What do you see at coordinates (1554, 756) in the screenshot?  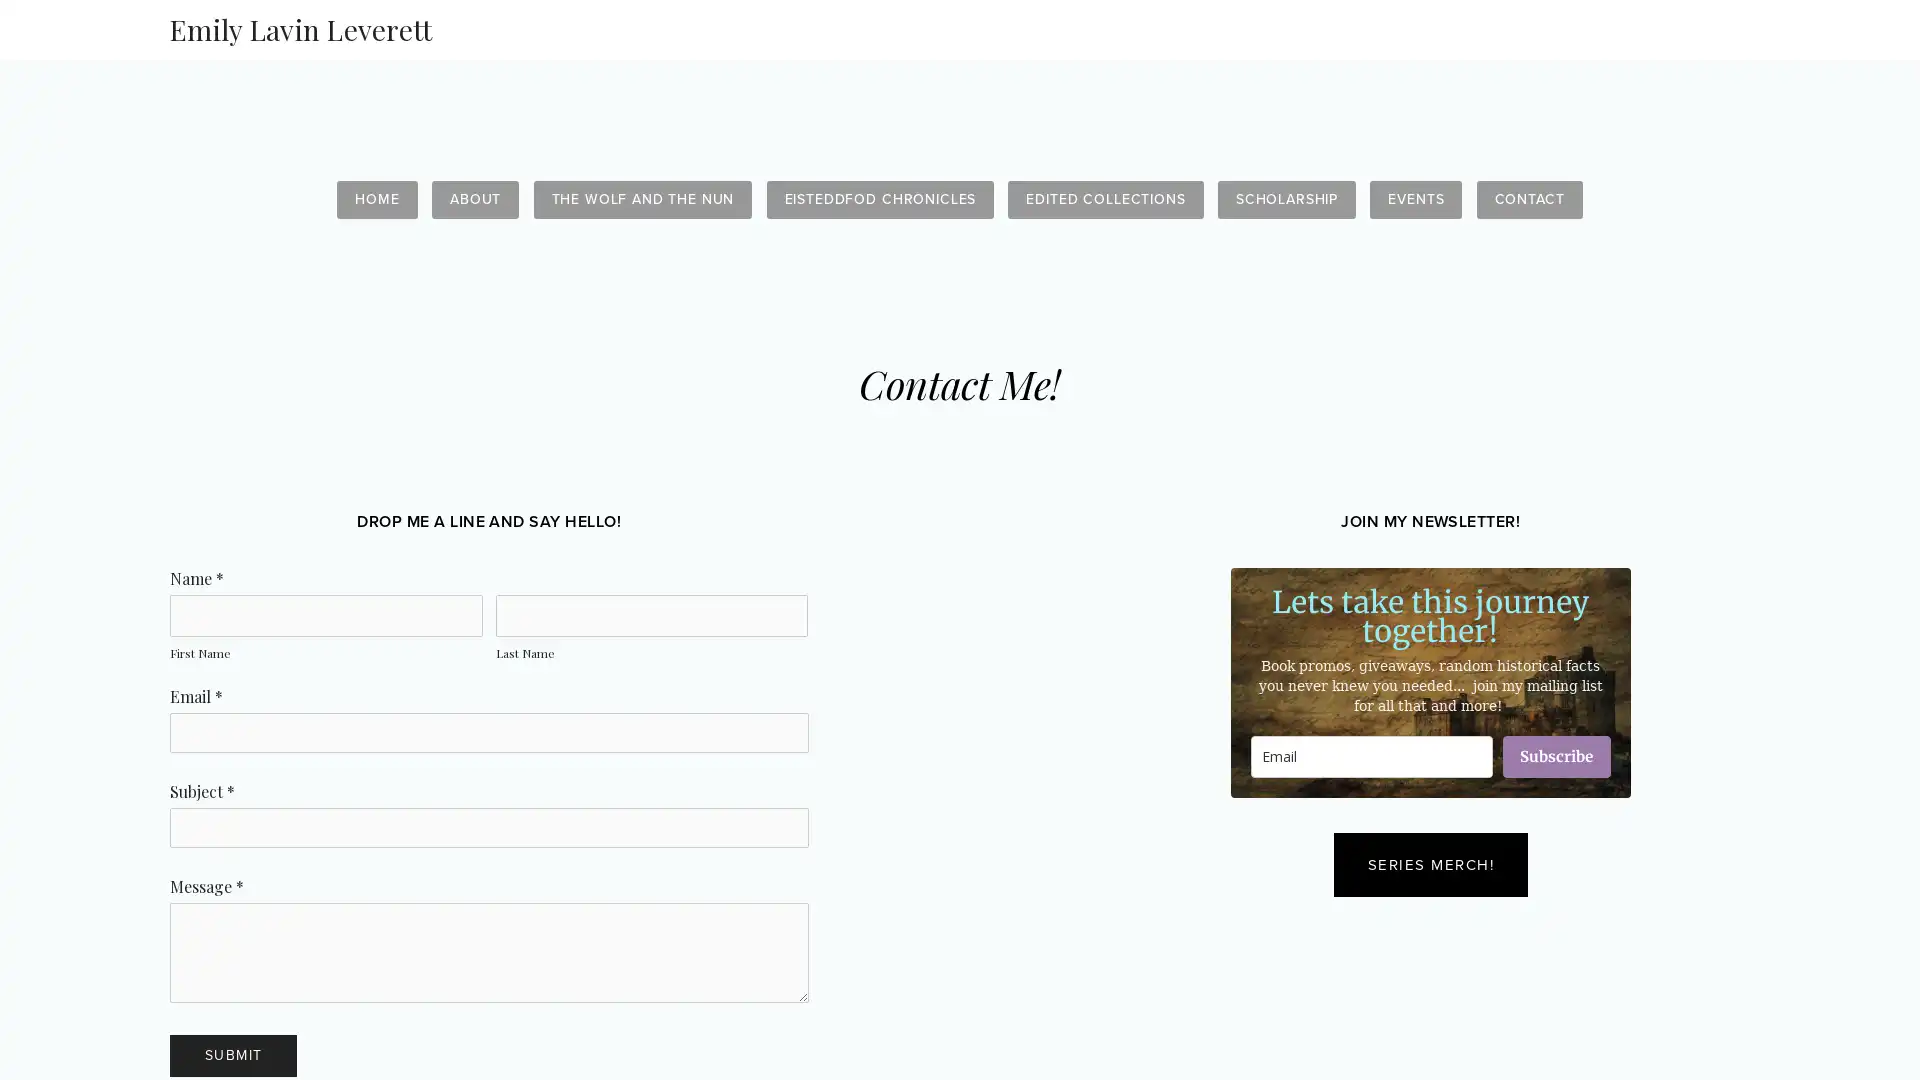 I see `Subscribe` at bounding box center [1554, 756].